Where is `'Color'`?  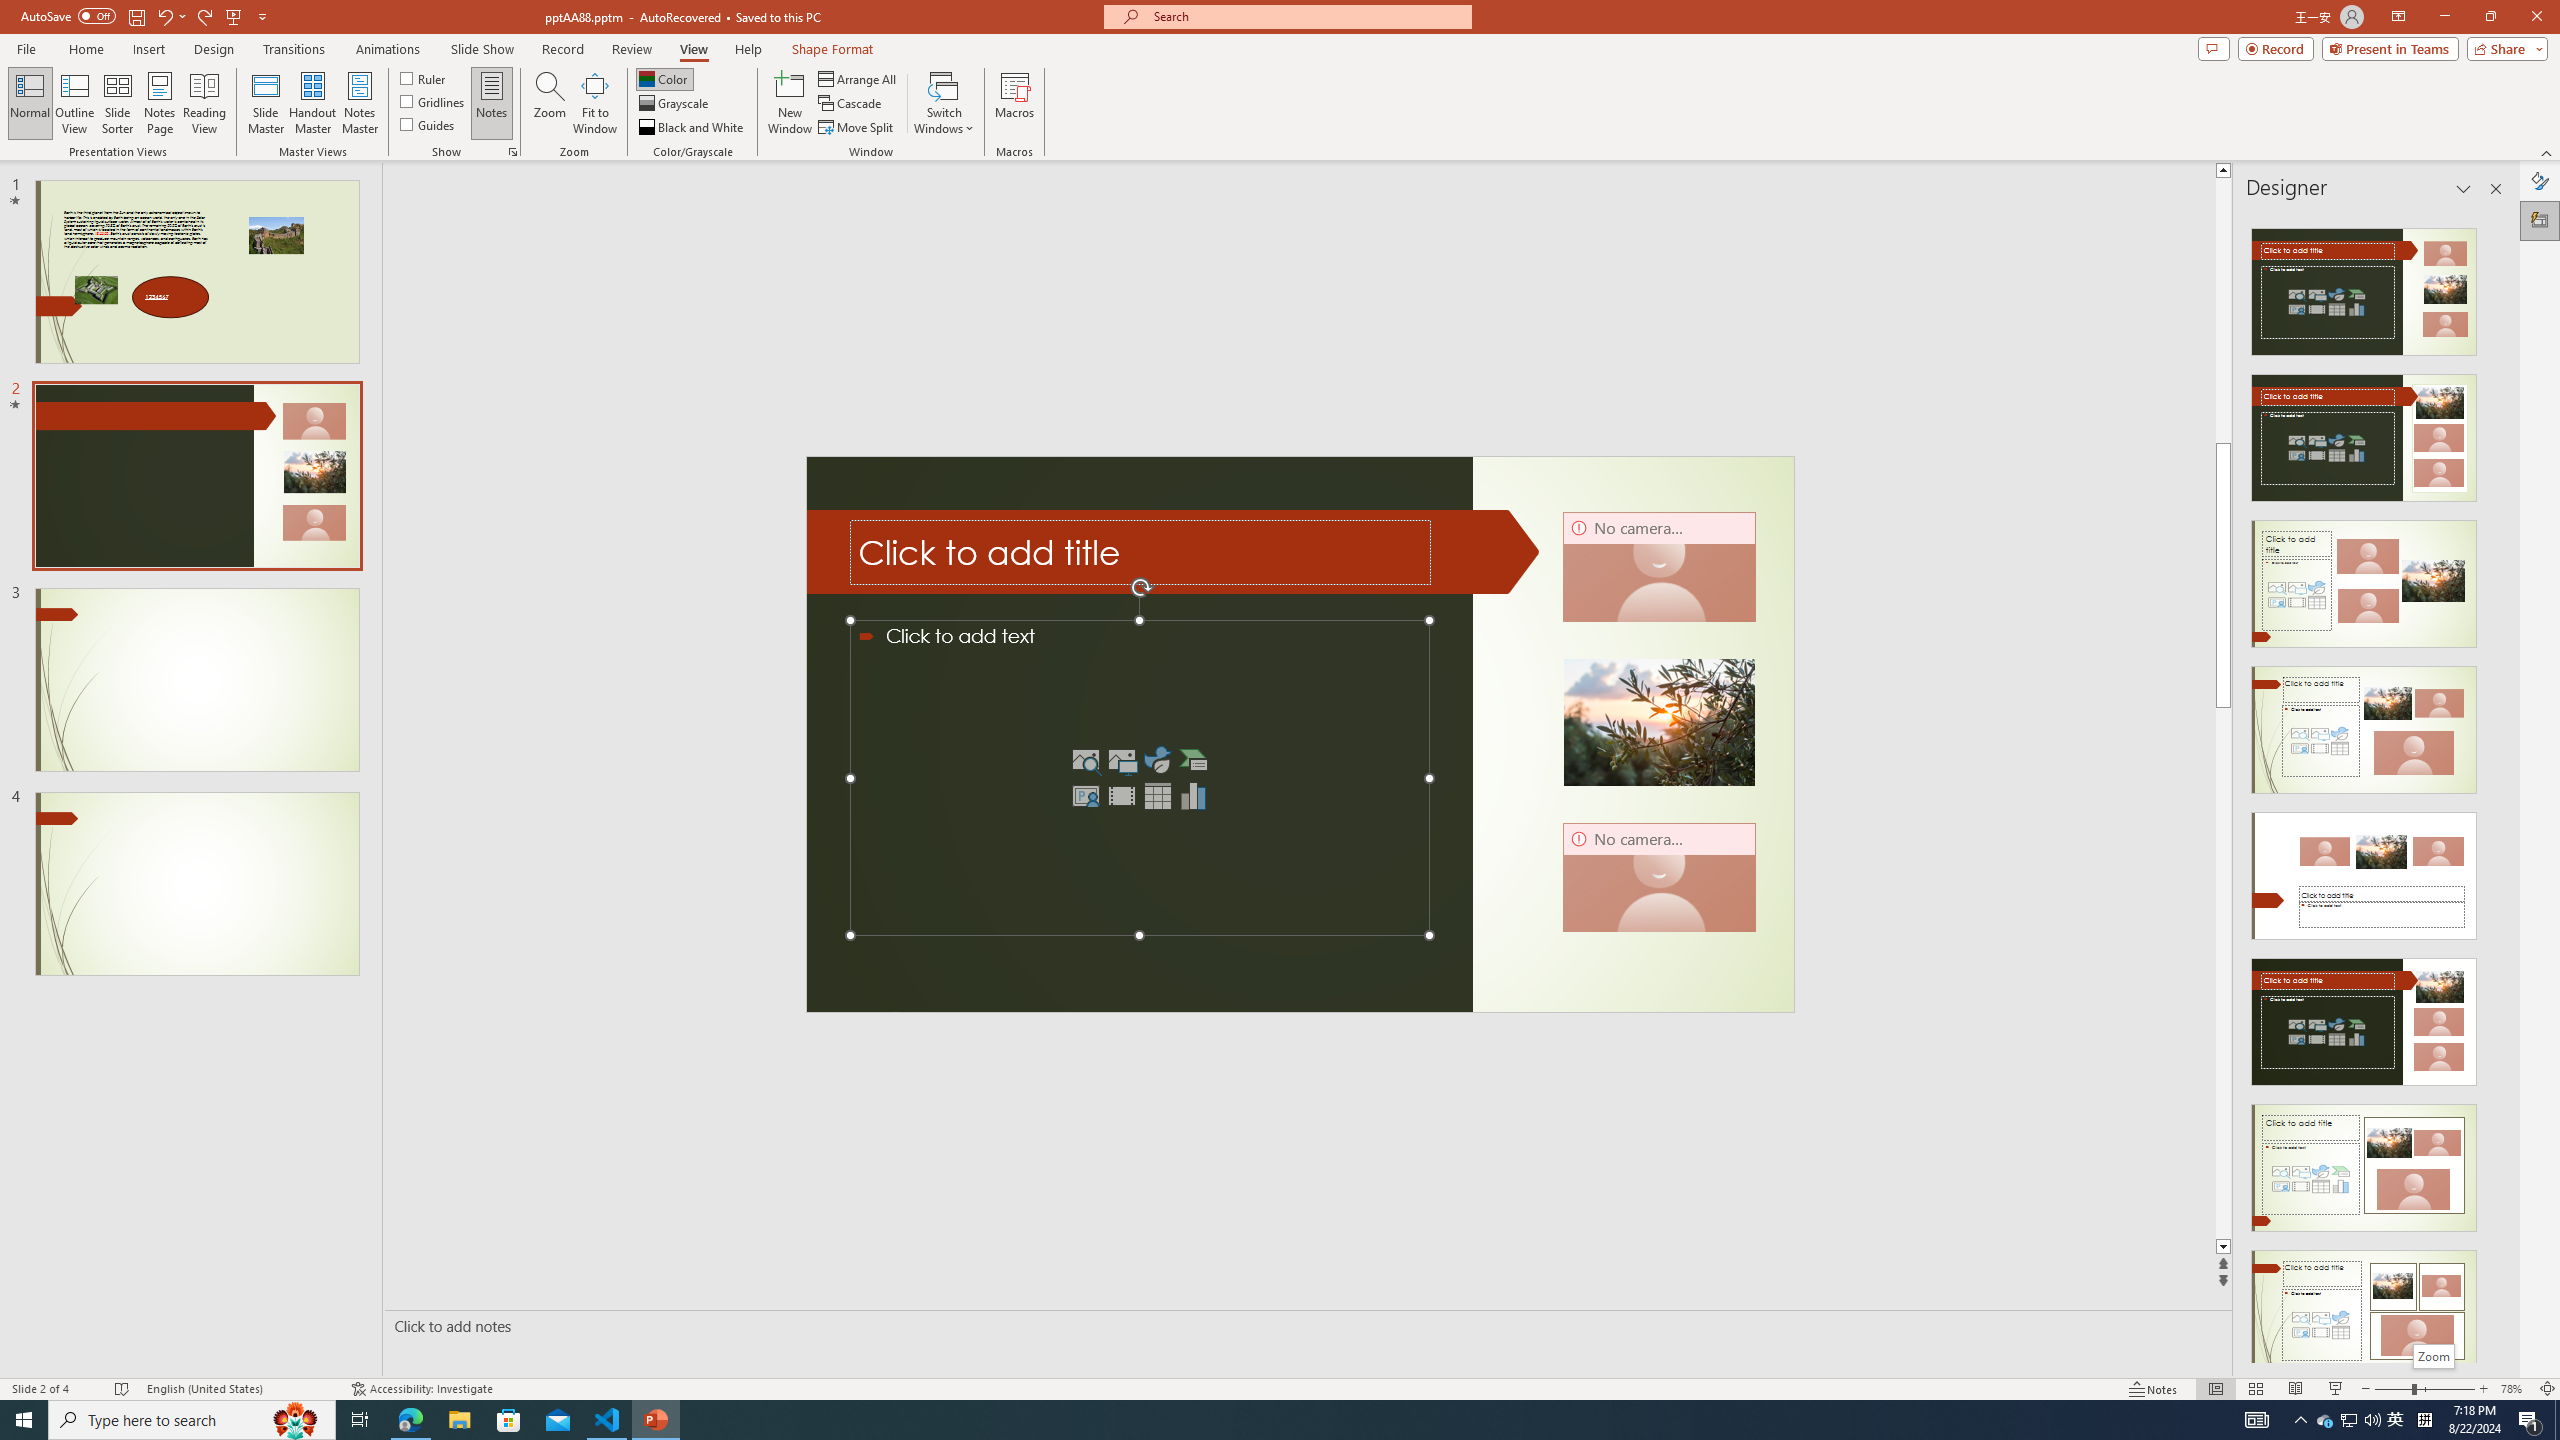
'Color' is located at coordinates (664, 78).